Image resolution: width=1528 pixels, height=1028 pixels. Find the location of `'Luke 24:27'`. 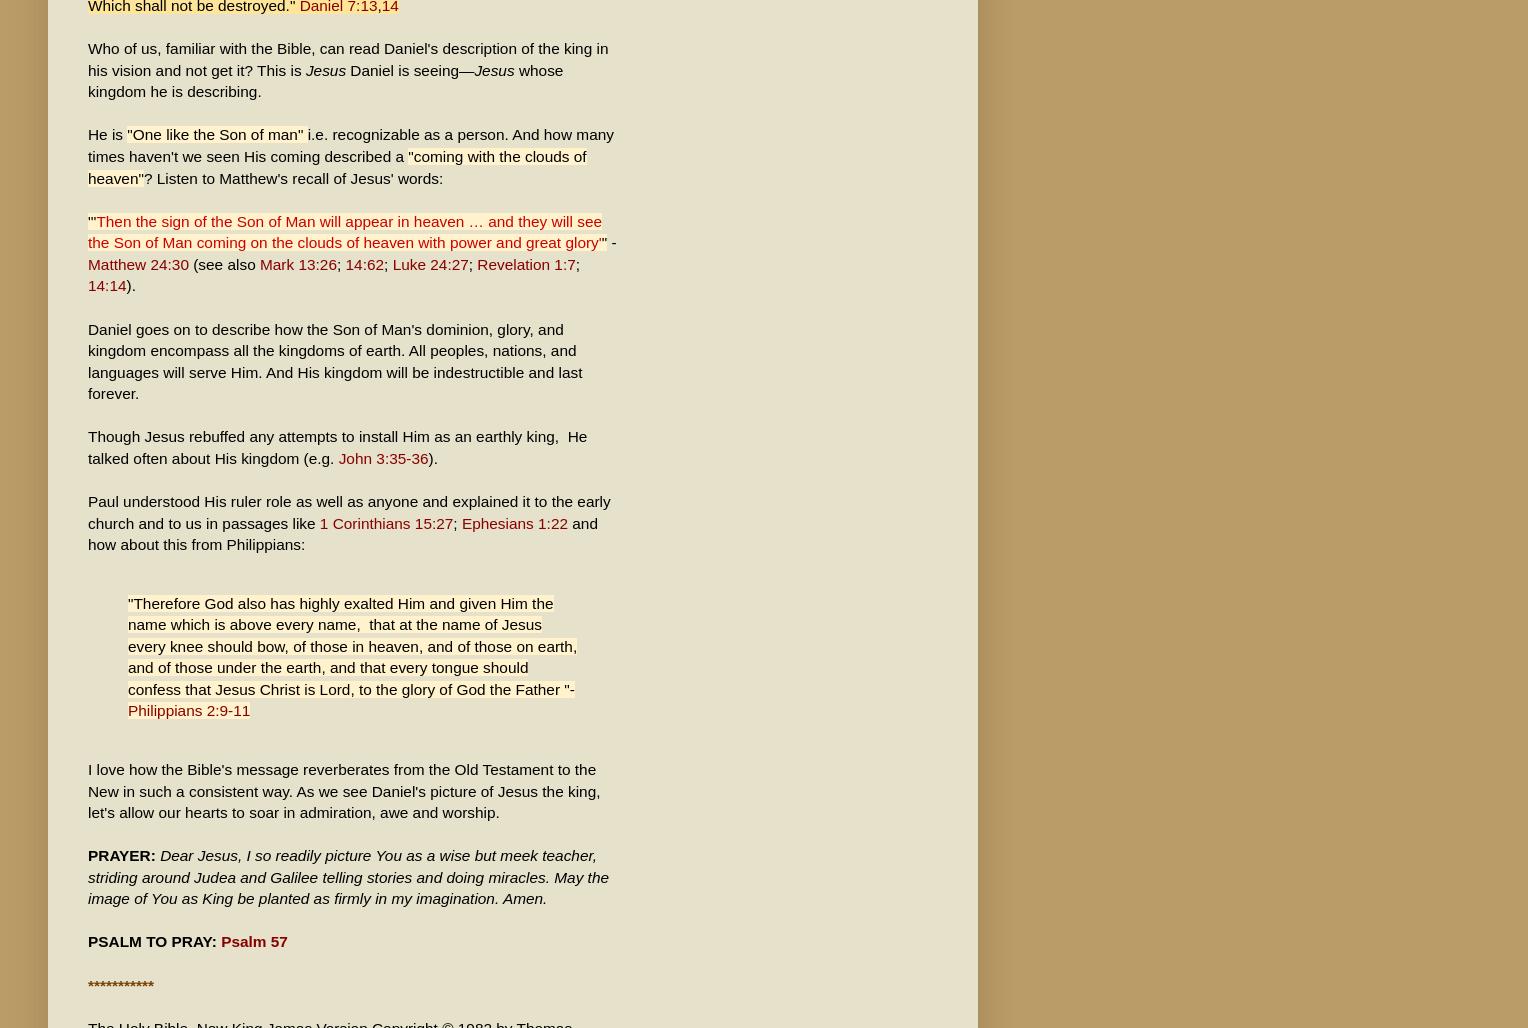

'Luke 24:27' is located at coordinates (429, 263).